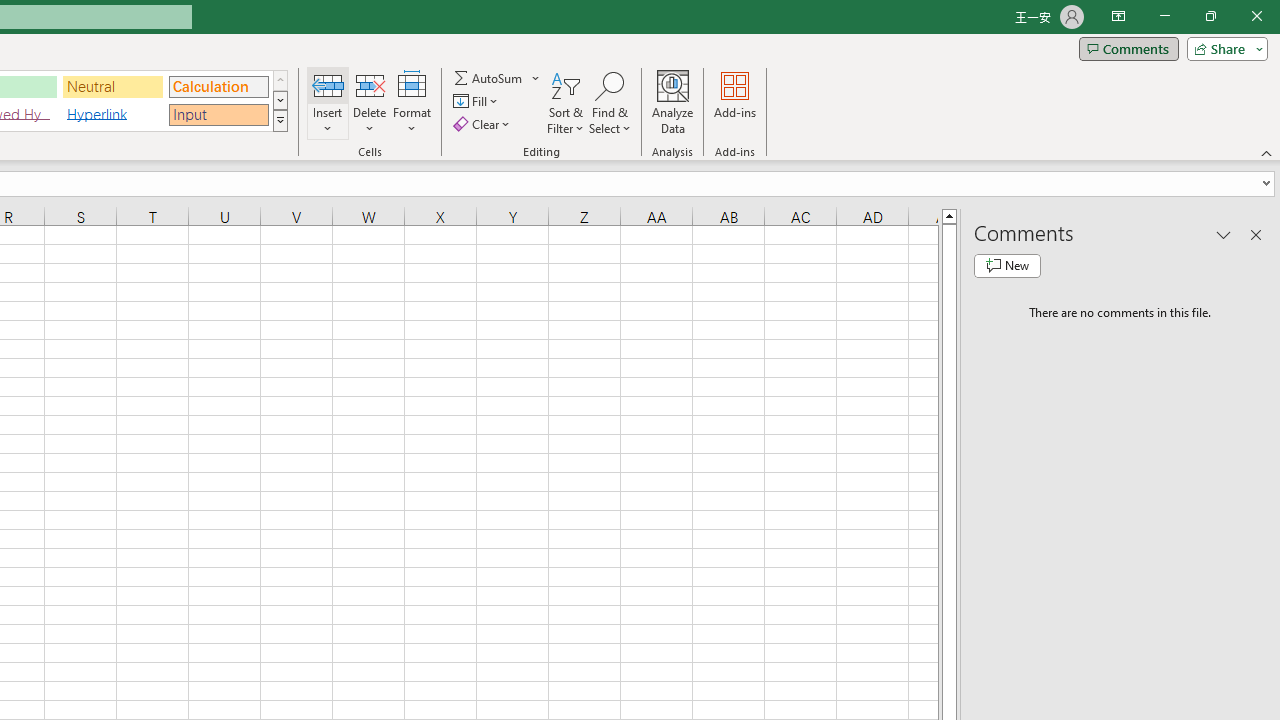  What do you see at coordinates (609, 103) in the screenshot?
I see `'Find & Select'` at bounding box center [609, 103].